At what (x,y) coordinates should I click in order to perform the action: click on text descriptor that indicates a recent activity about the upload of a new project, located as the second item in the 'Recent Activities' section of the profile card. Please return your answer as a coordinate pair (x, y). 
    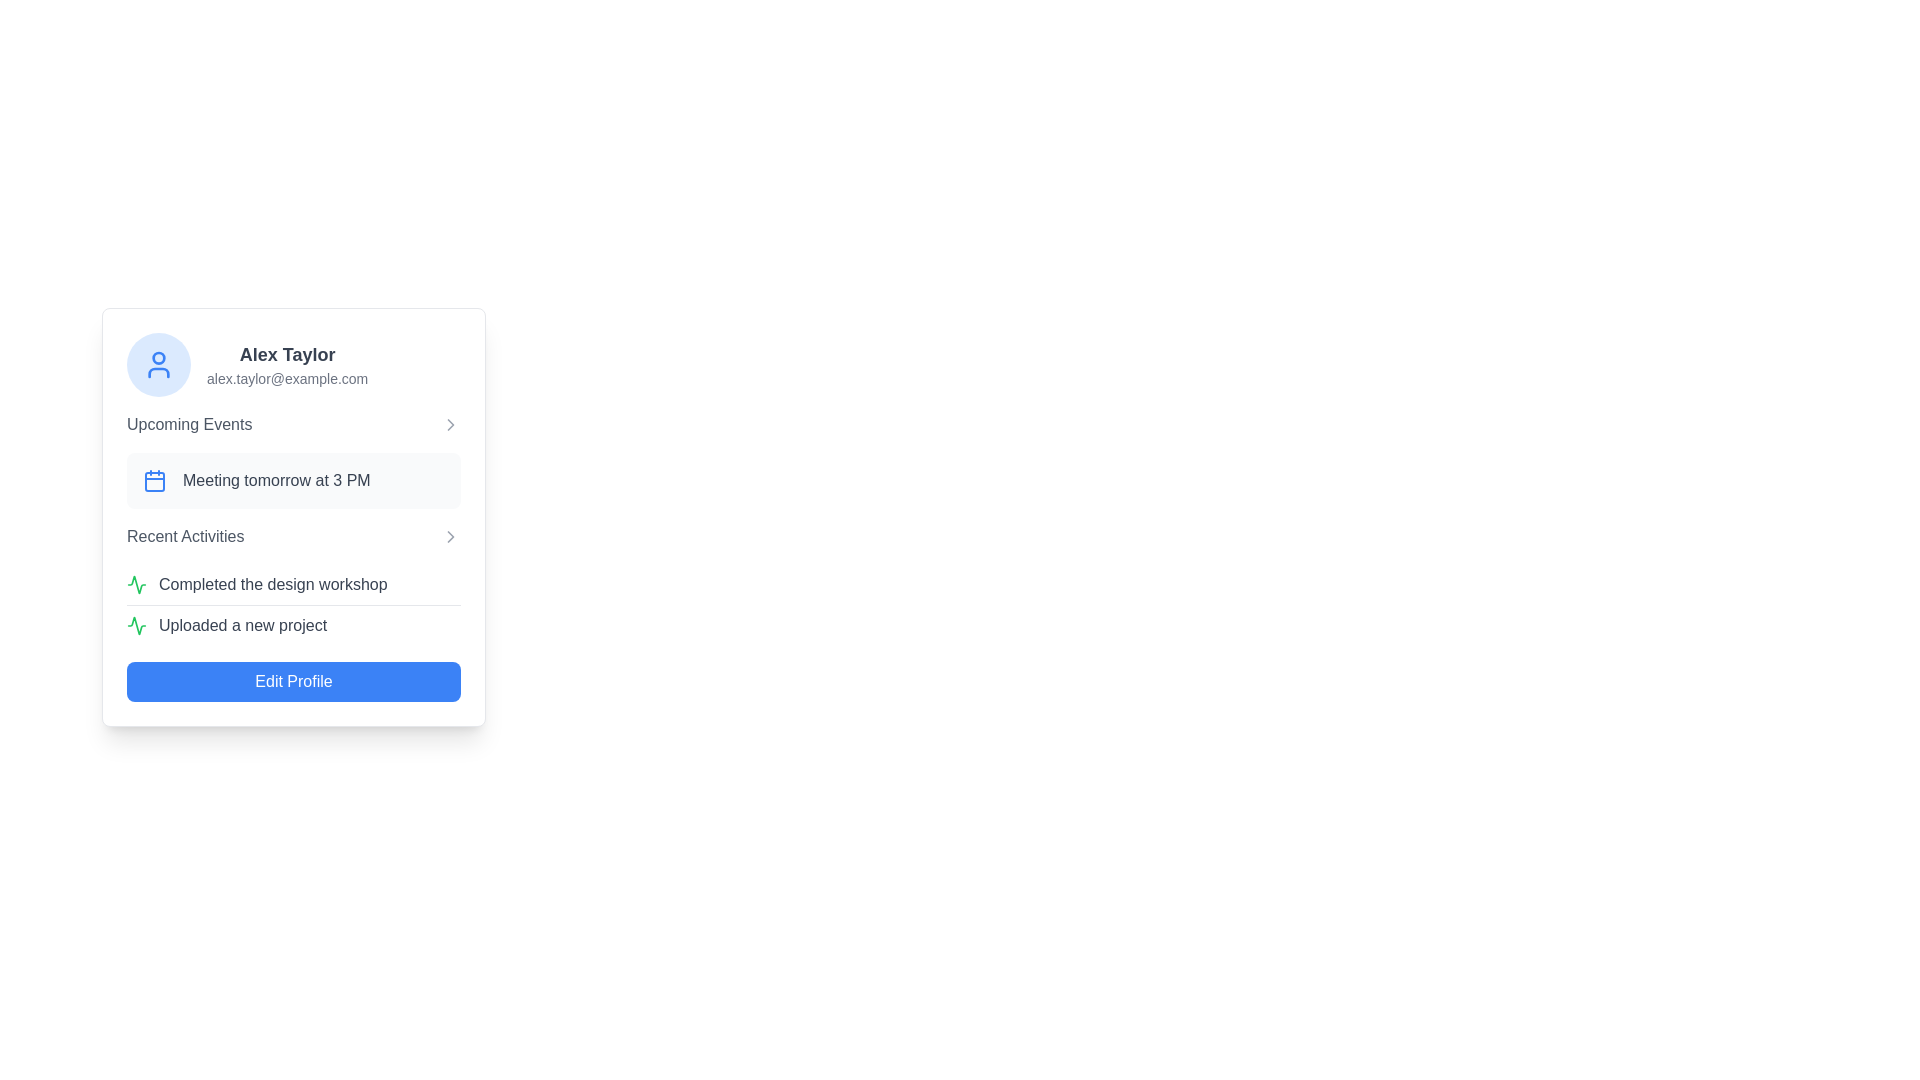
    Looking at the image, I should click on (292, 623).